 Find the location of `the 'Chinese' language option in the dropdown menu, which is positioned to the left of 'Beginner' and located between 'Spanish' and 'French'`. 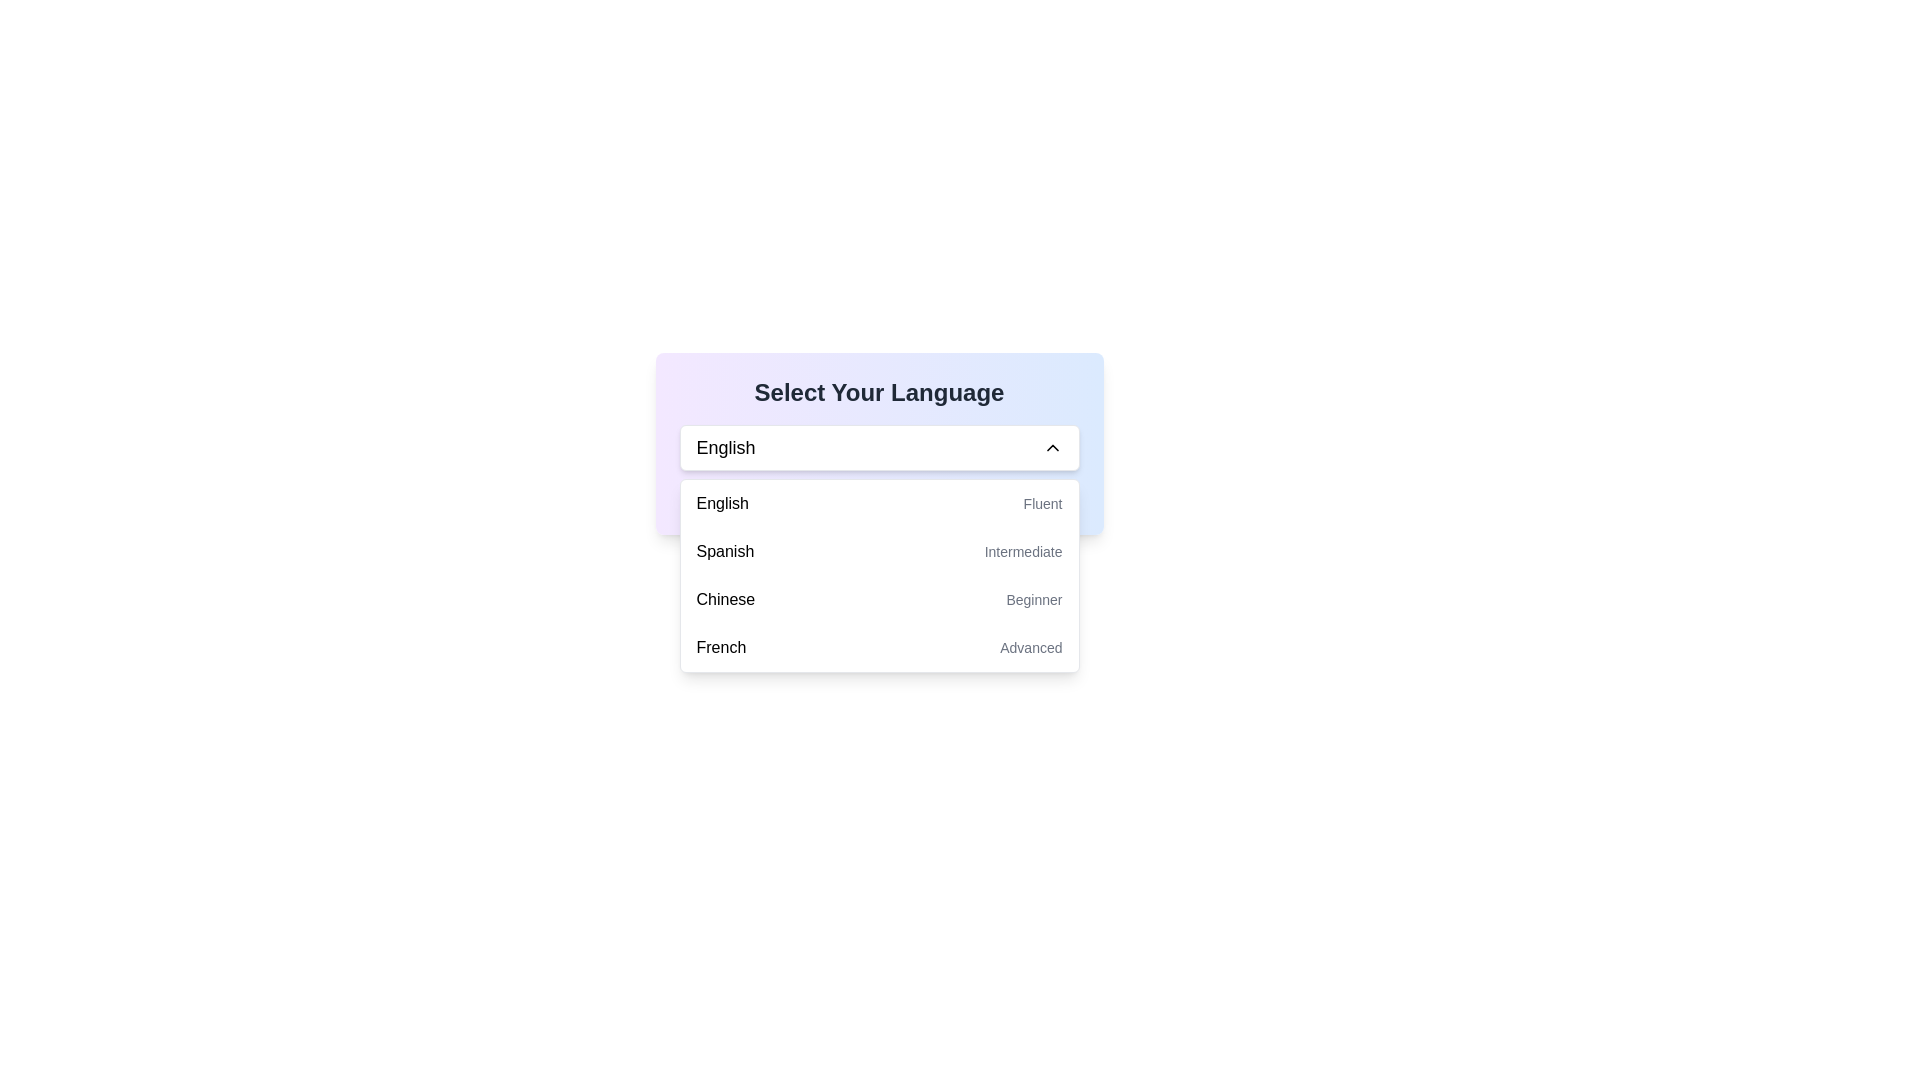

the 'Chinese' language option in the dropdown menu, which is positioned to the left of 'Beginner' and located between 'Spanish' and 'French' is located at coordinates (724, 599).